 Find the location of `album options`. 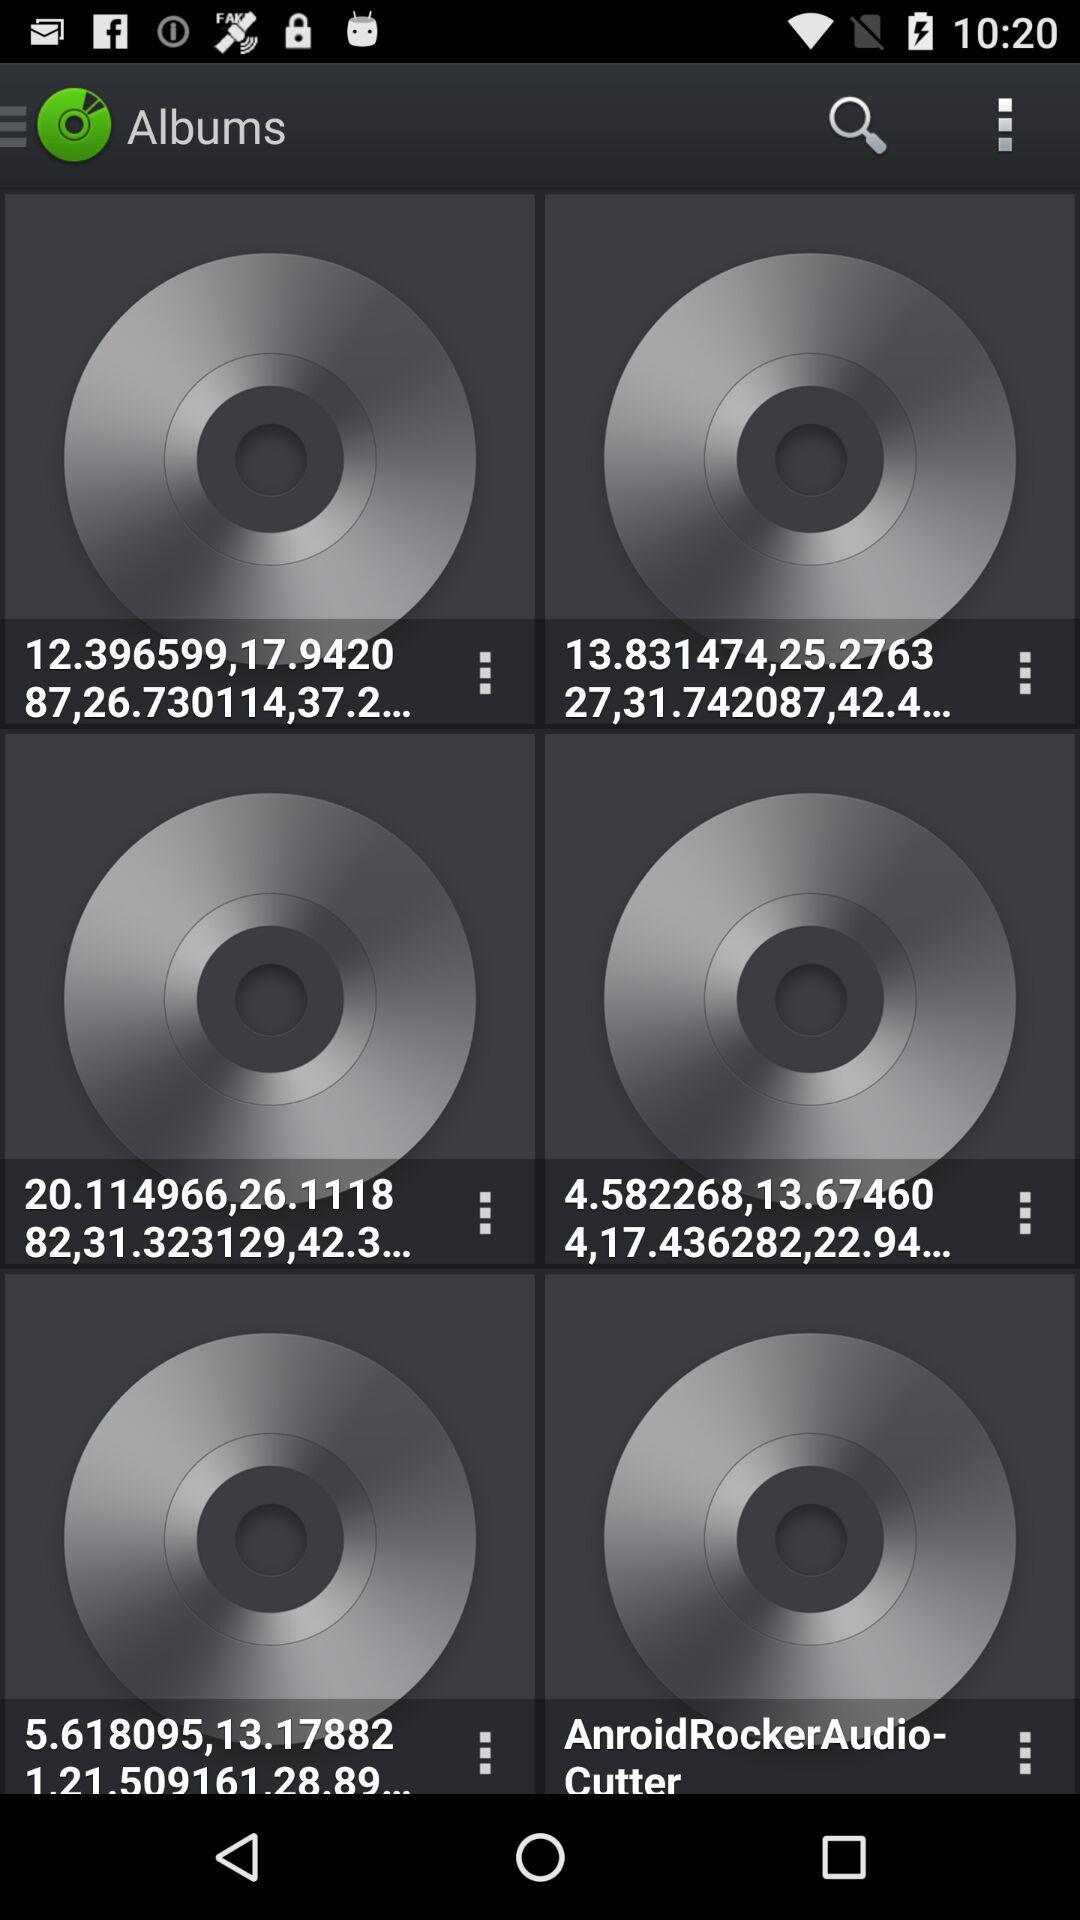

album options is located at coordinates (484, 673).